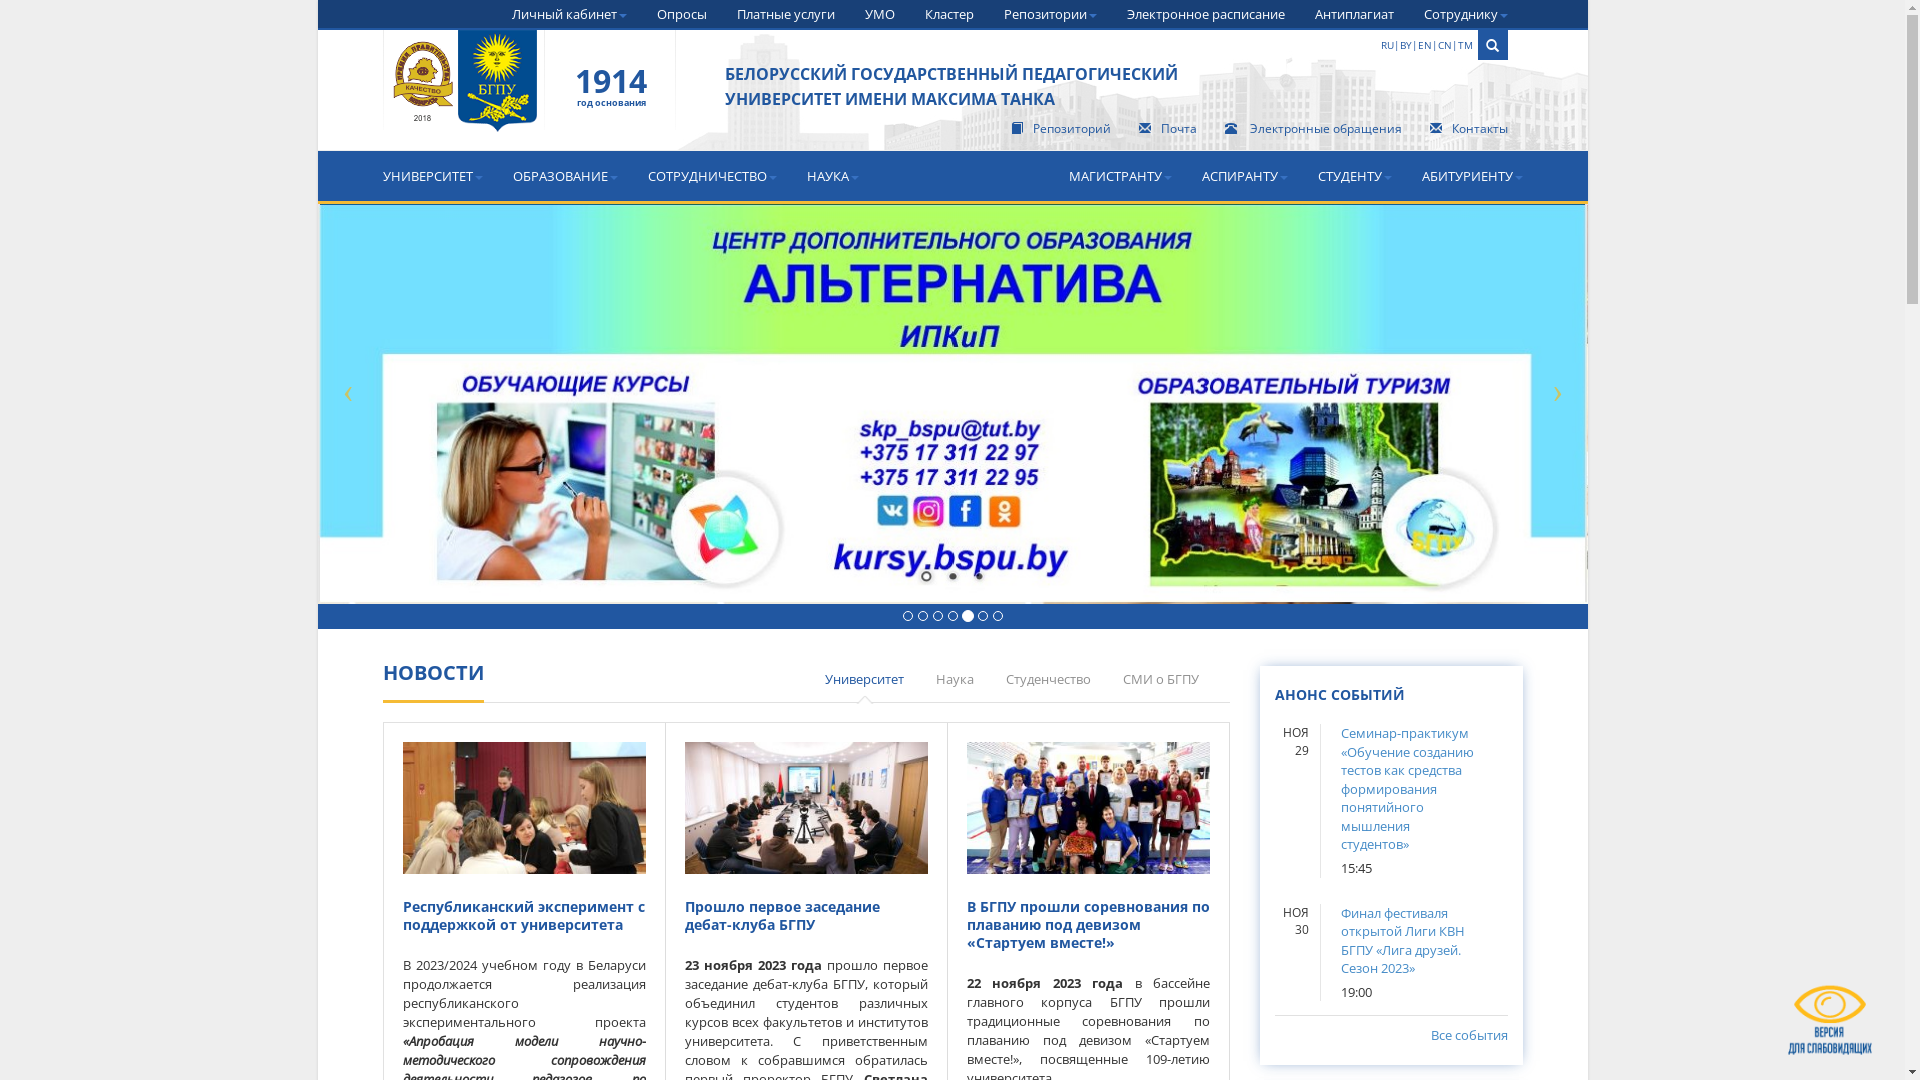  Describe the element at coordinates (463, 95) in the screenshot. I see `' '` at that location.